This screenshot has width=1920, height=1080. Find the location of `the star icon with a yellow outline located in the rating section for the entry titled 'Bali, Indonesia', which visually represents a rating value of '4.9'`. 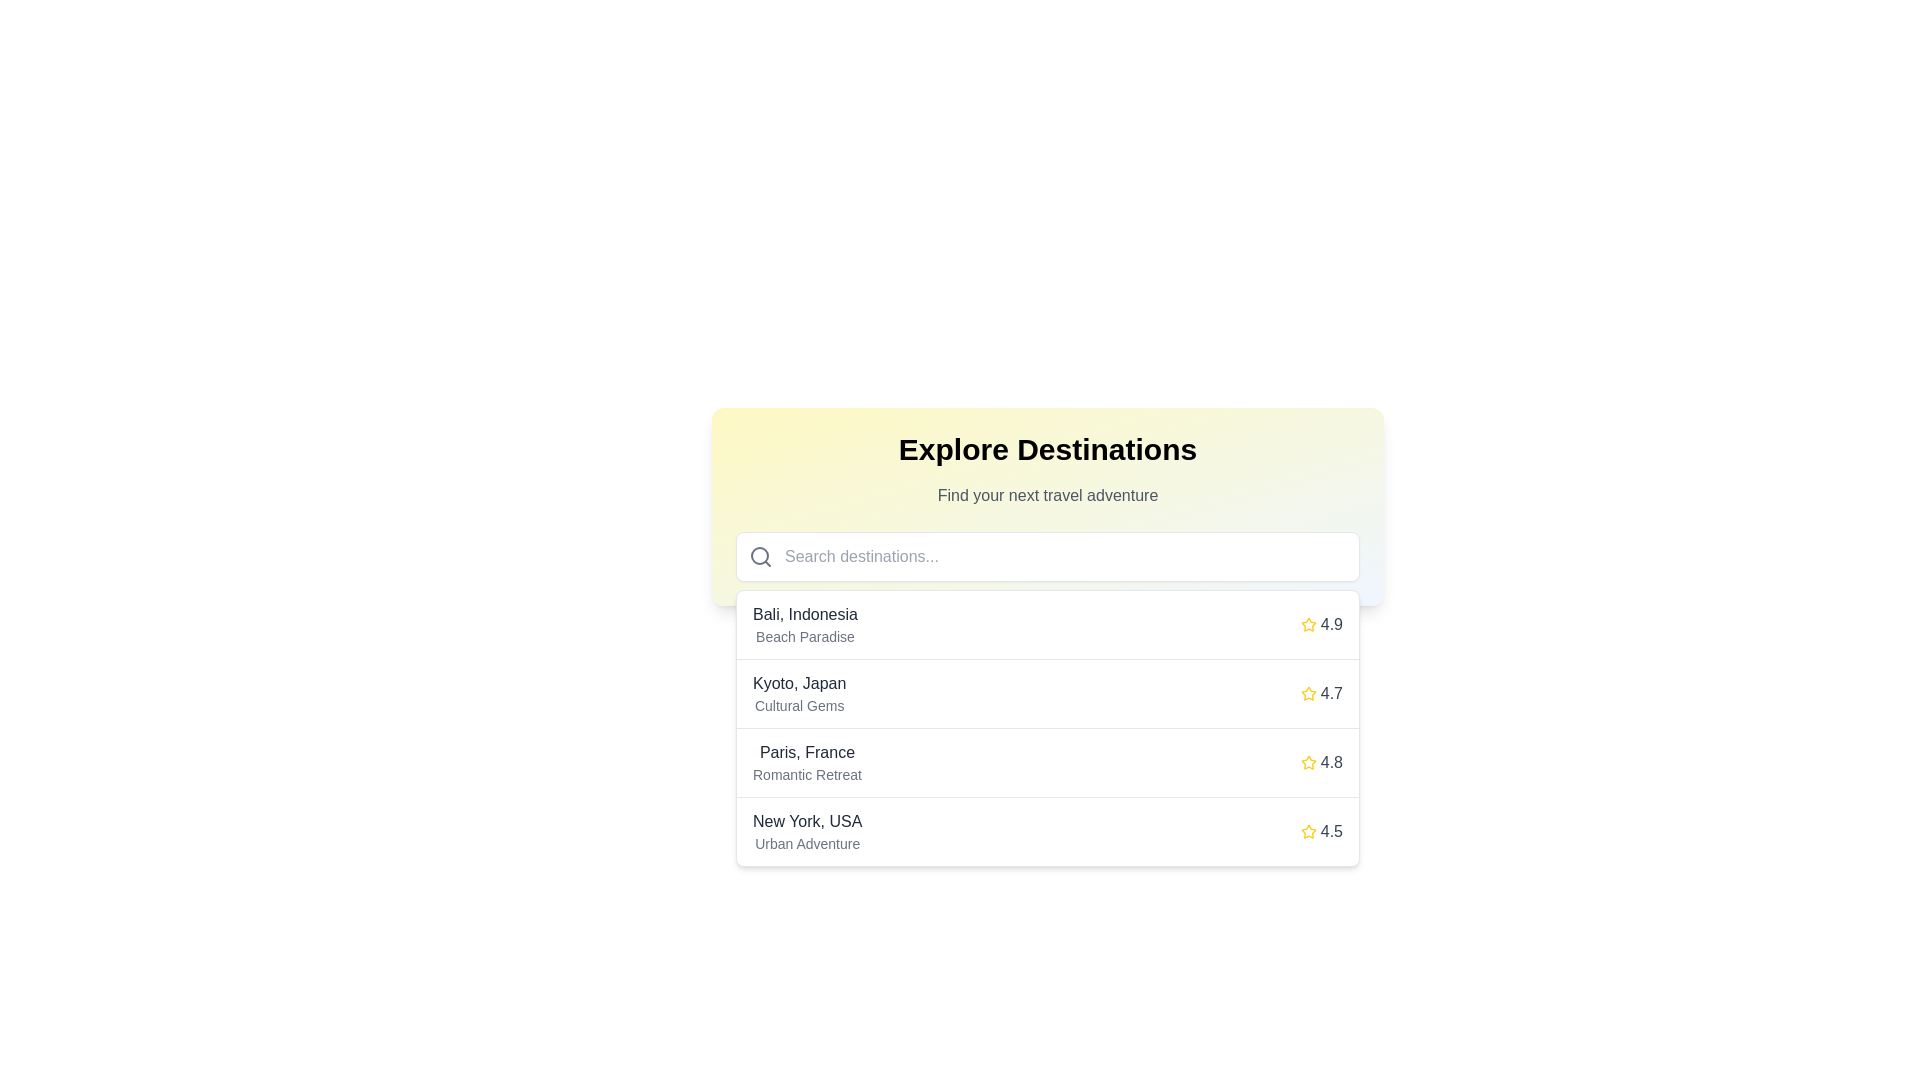

the star icon with a yellow outline located in the rating section for the entry titled 'Bali, Indonesia', which visually represents a rating value of '4.9' is located at coordinates (1308, 623).